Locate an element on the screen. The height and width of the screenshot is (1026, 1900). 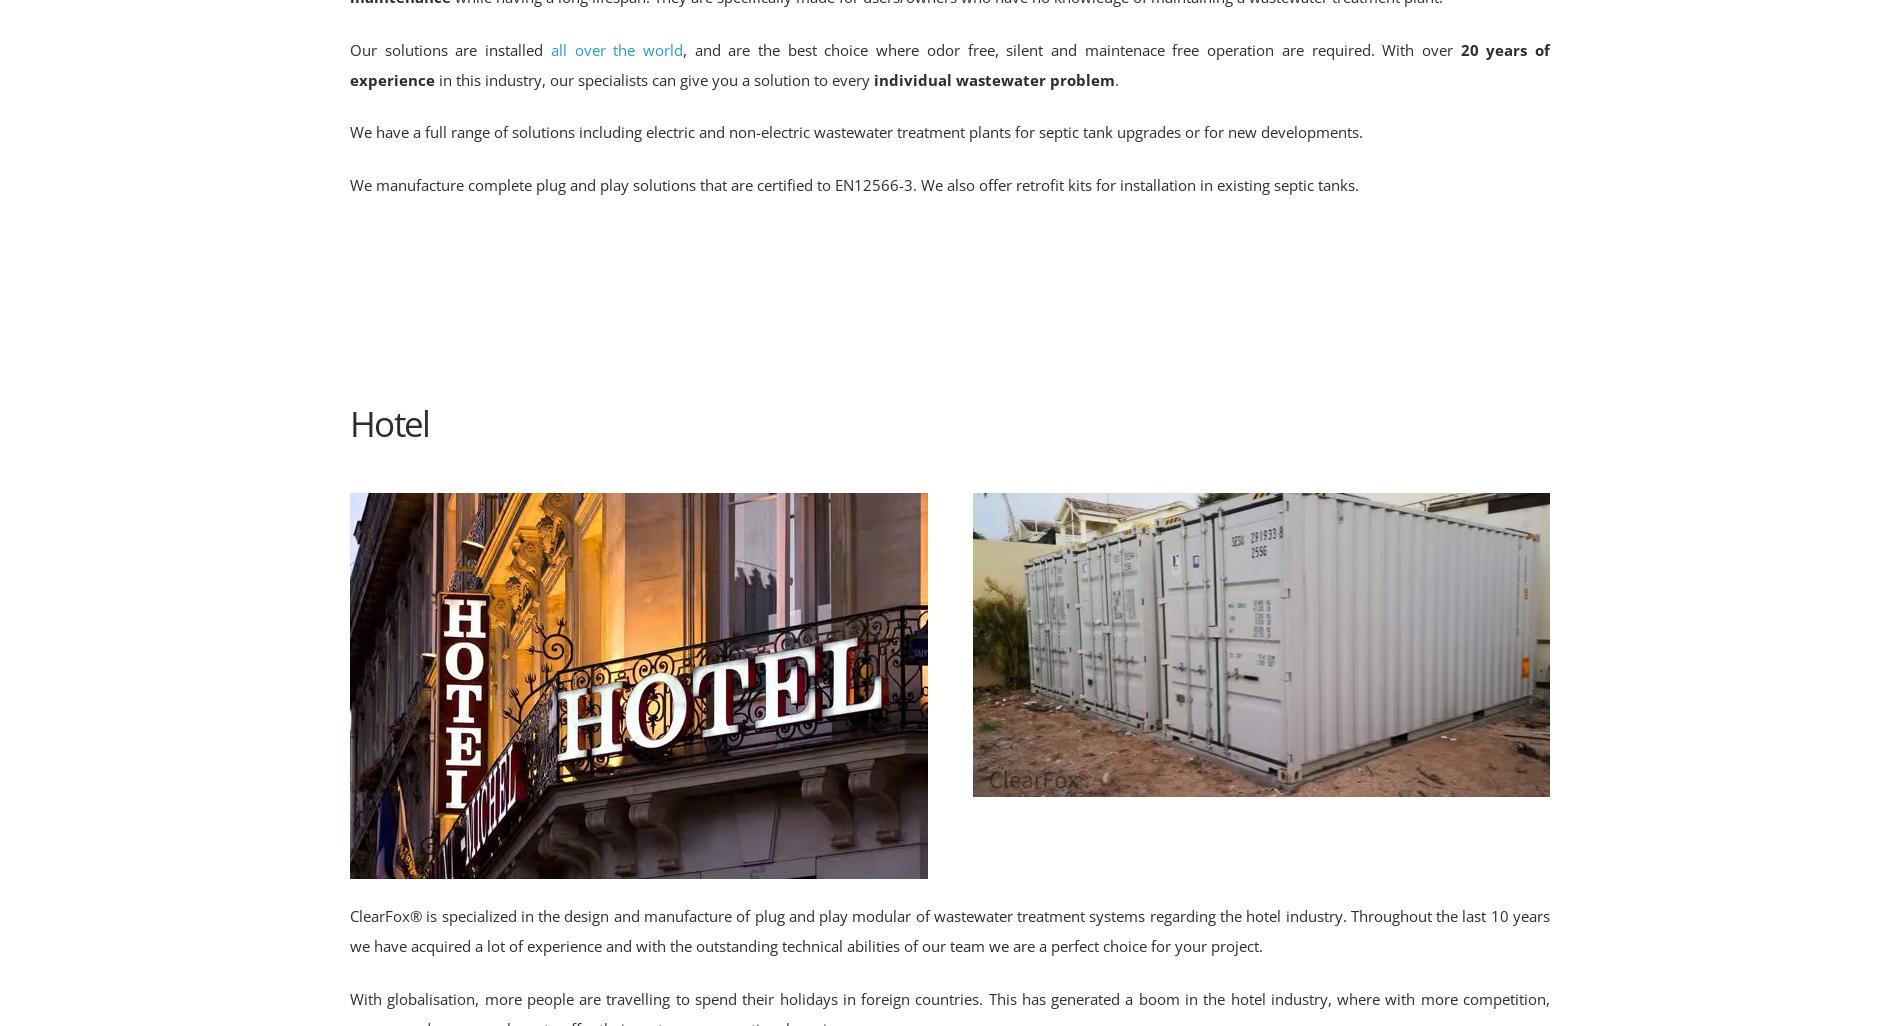
'Hotel' is located at coordinates (348, 422).